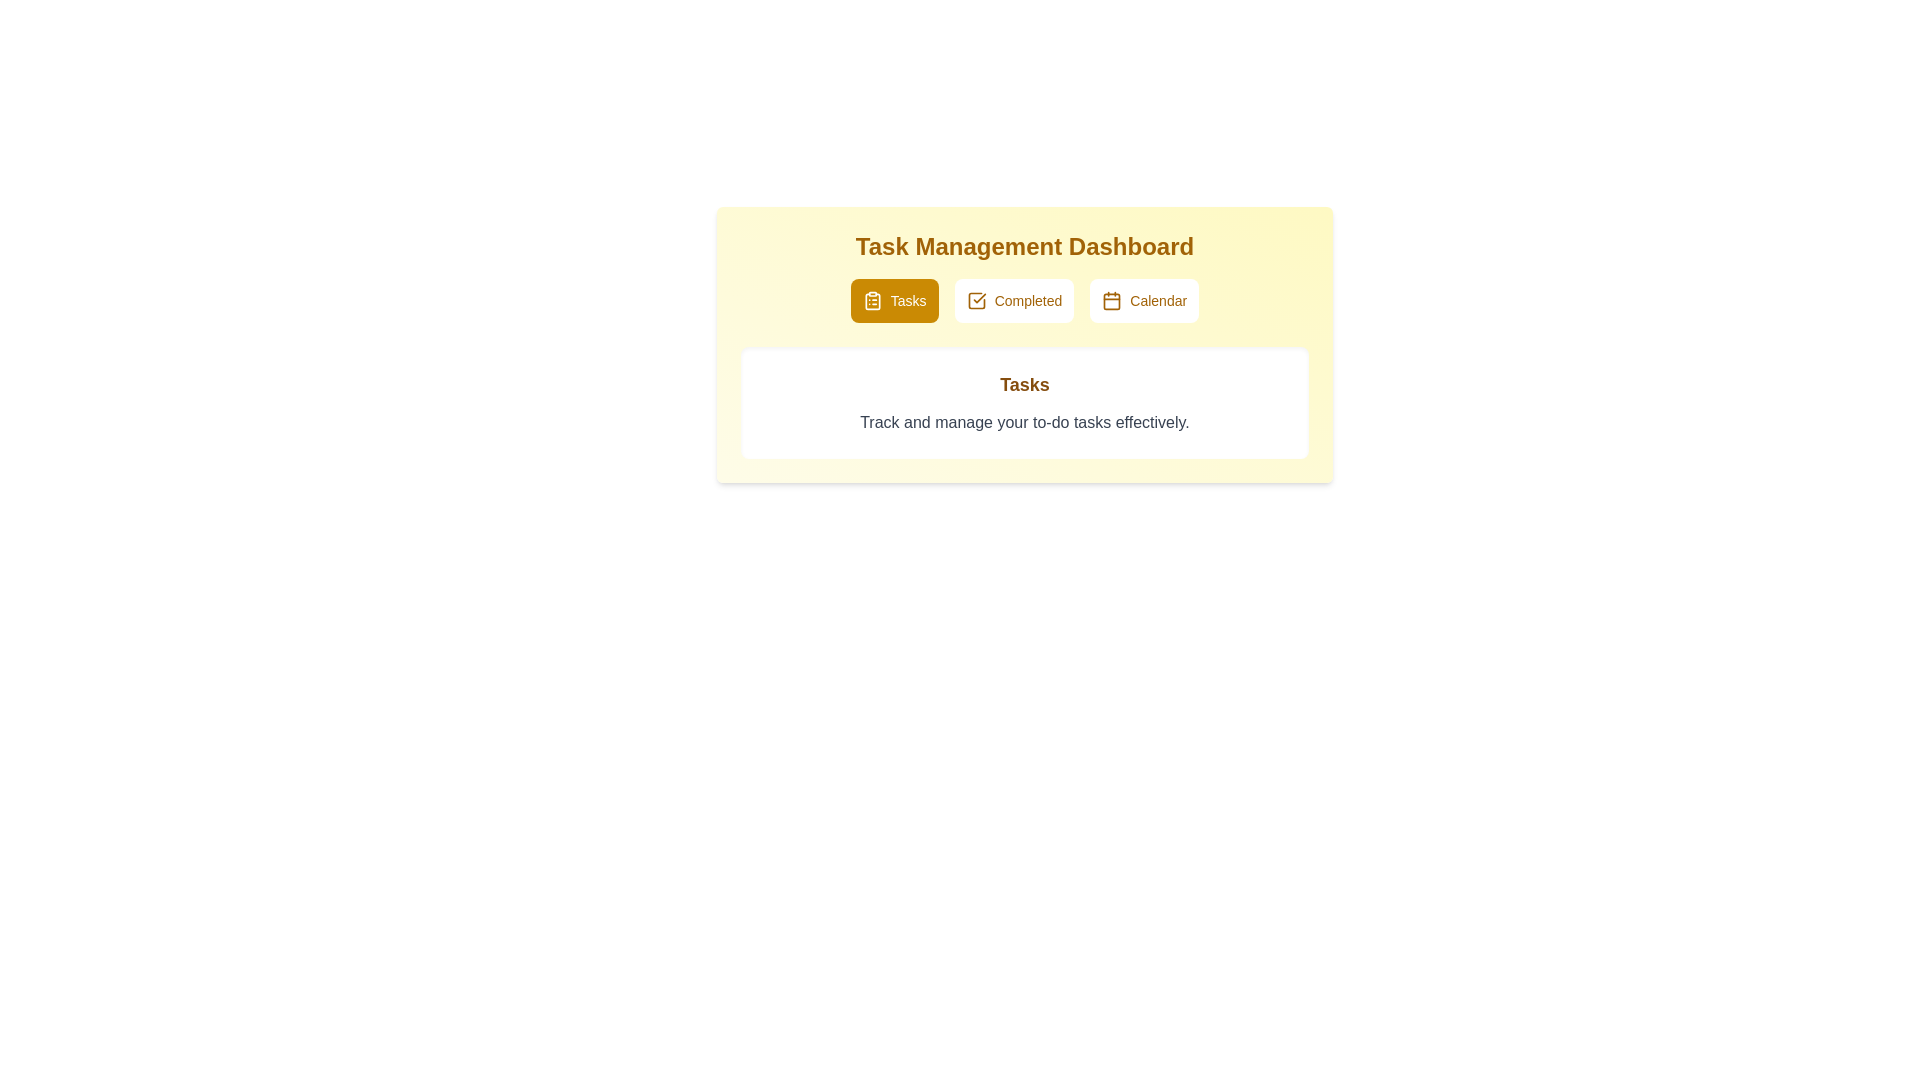 The height and width of the screenshot is (1080, 1920). I want to click on the Calendar tab by clicking its button, so click(1144, 300).